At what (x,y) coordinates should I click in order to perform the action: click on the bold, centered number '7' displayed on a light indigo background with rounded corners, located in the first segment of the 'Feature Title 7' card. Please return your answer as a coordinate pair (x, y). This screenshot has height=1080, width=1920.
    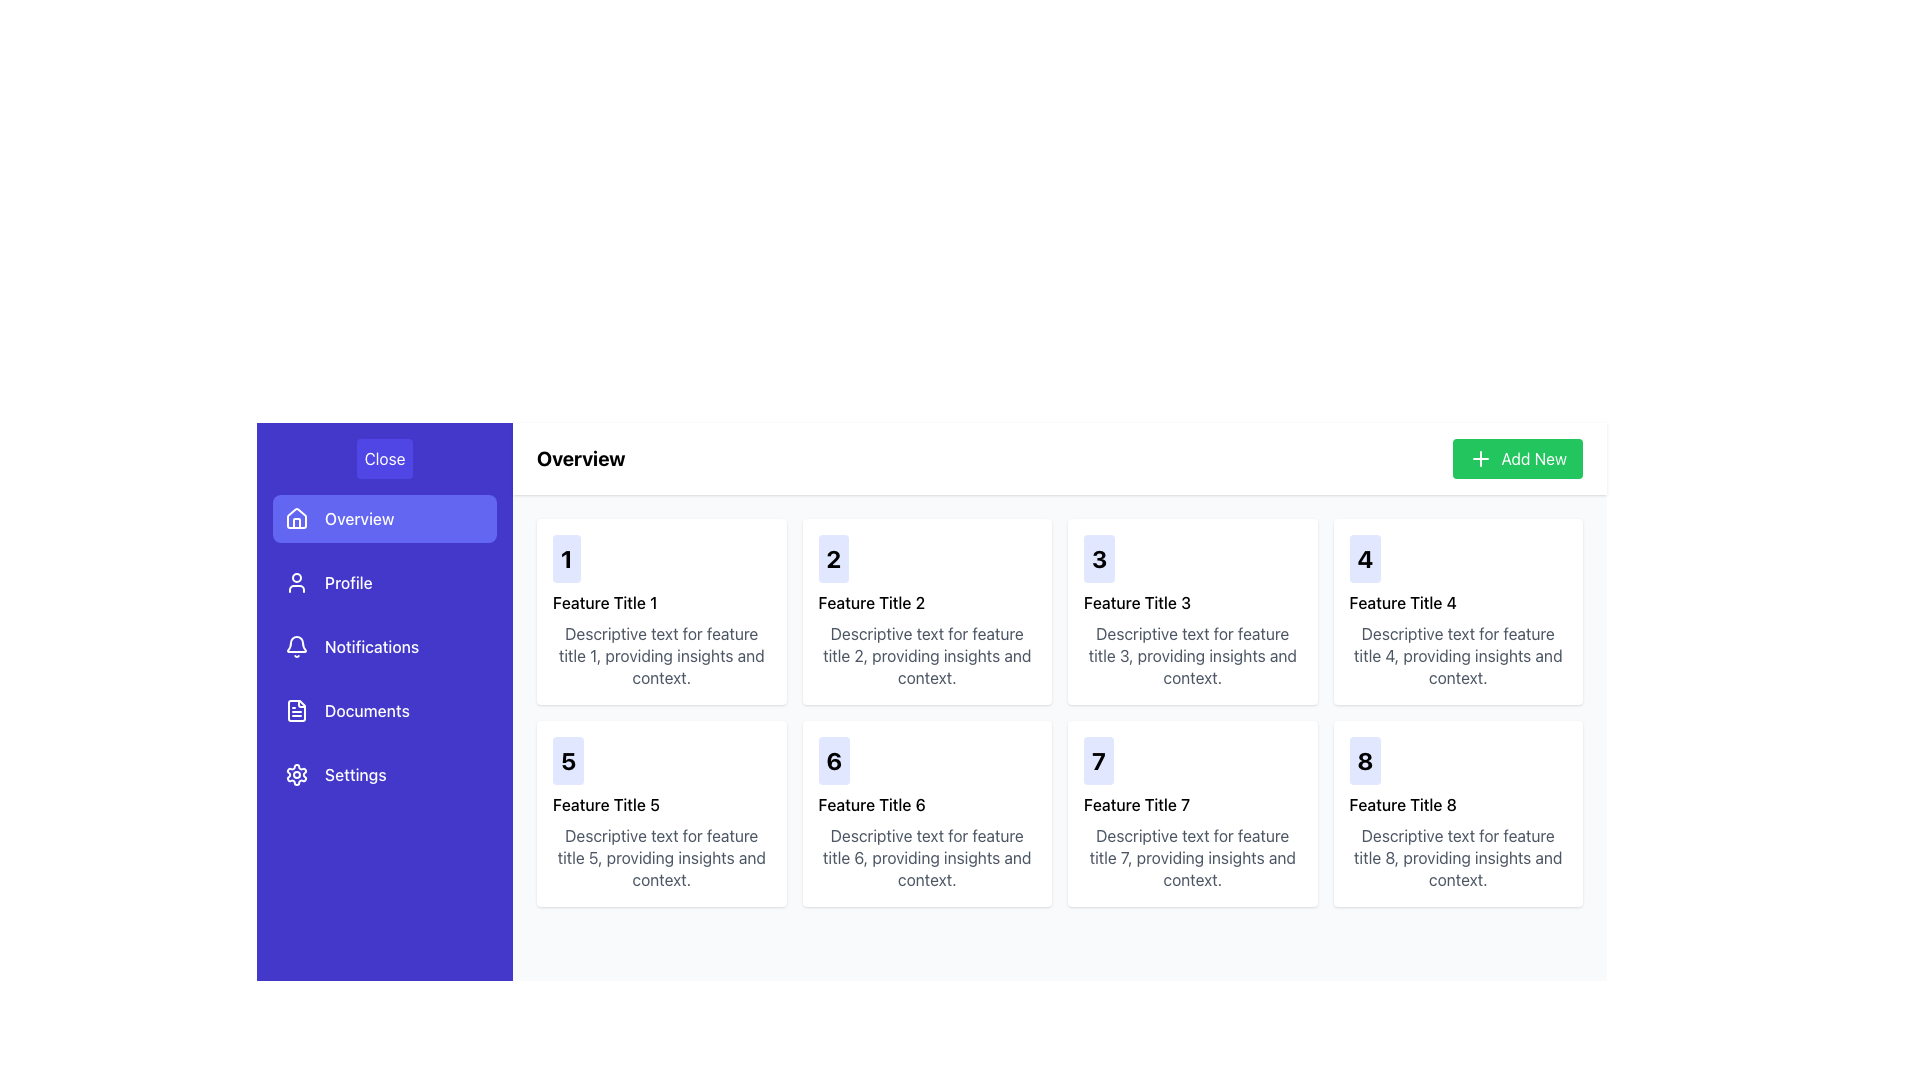
    Looking at the image, I should click on (1098, 760).